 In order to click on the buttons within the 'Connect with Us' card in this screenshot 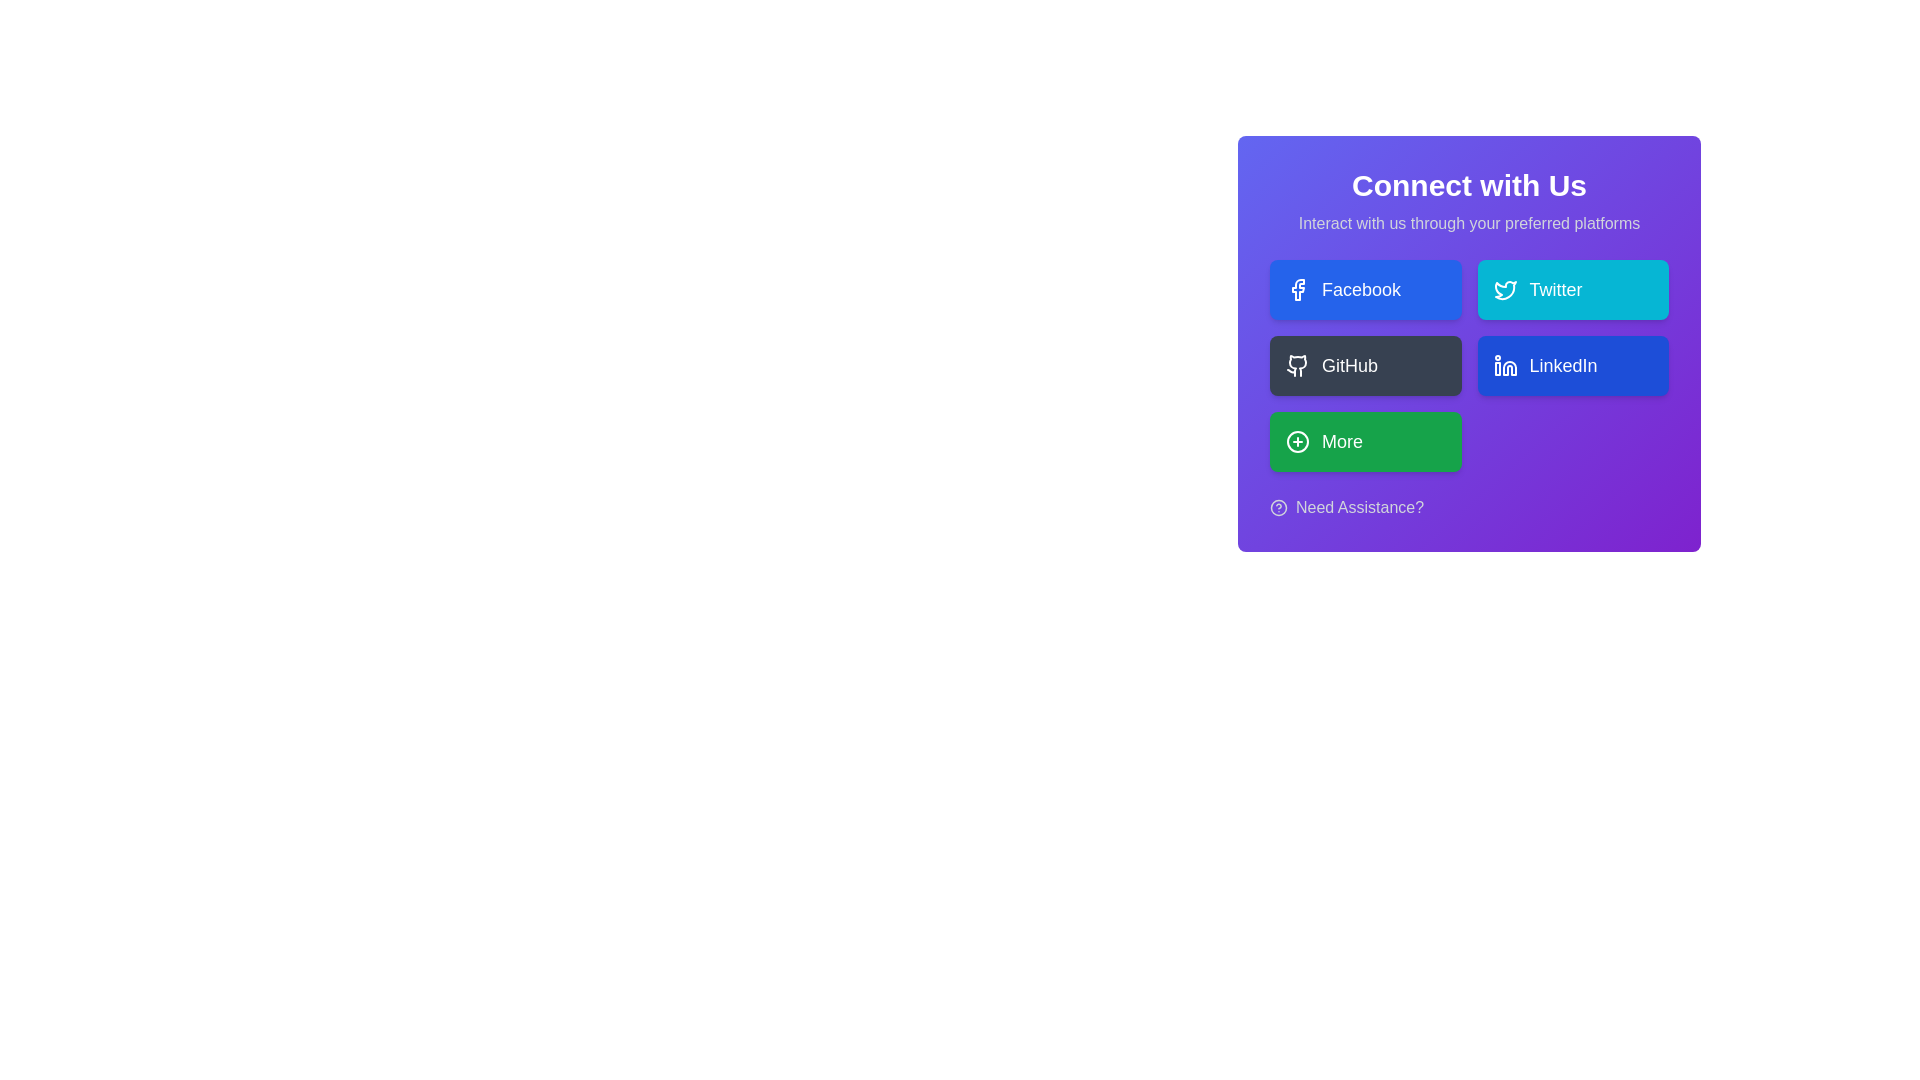, I will do `click(1469, 342)`.